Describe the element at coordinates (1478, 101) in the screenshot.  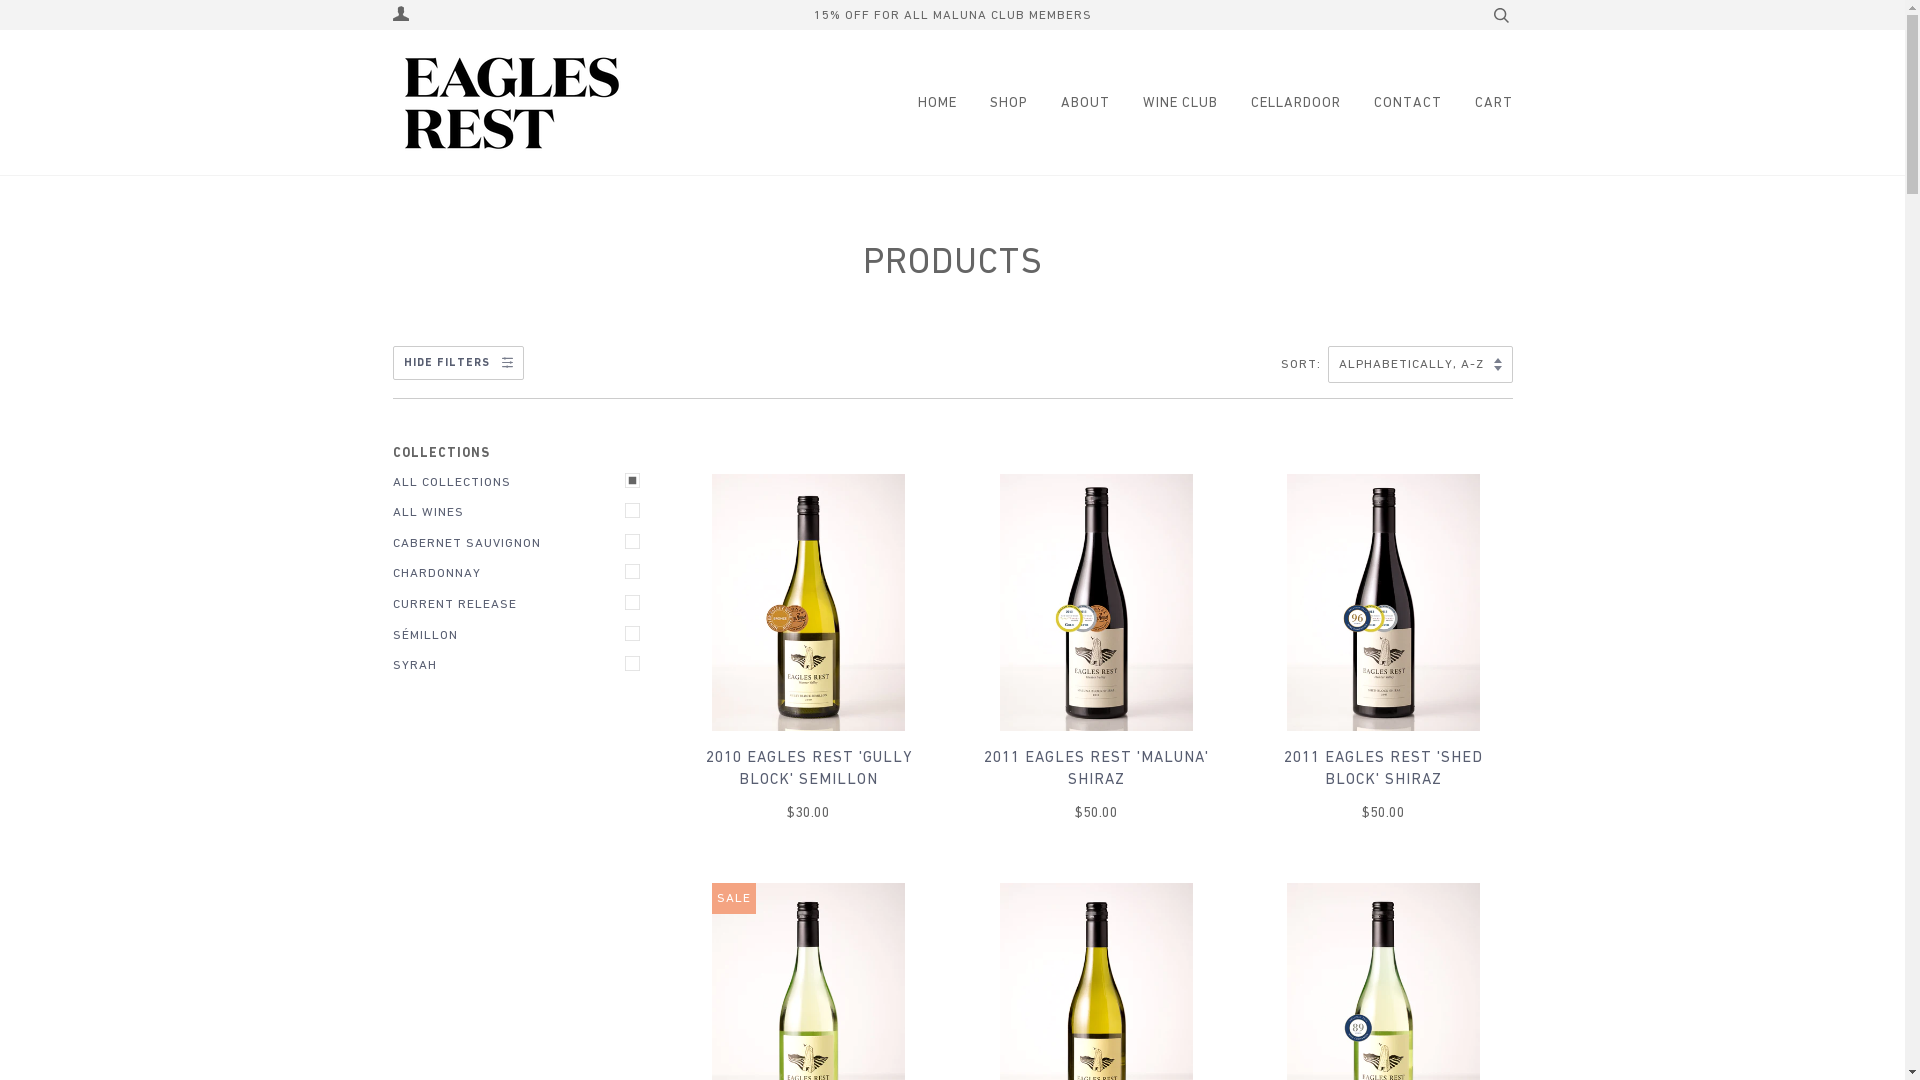
I see `'CART'` at that location.